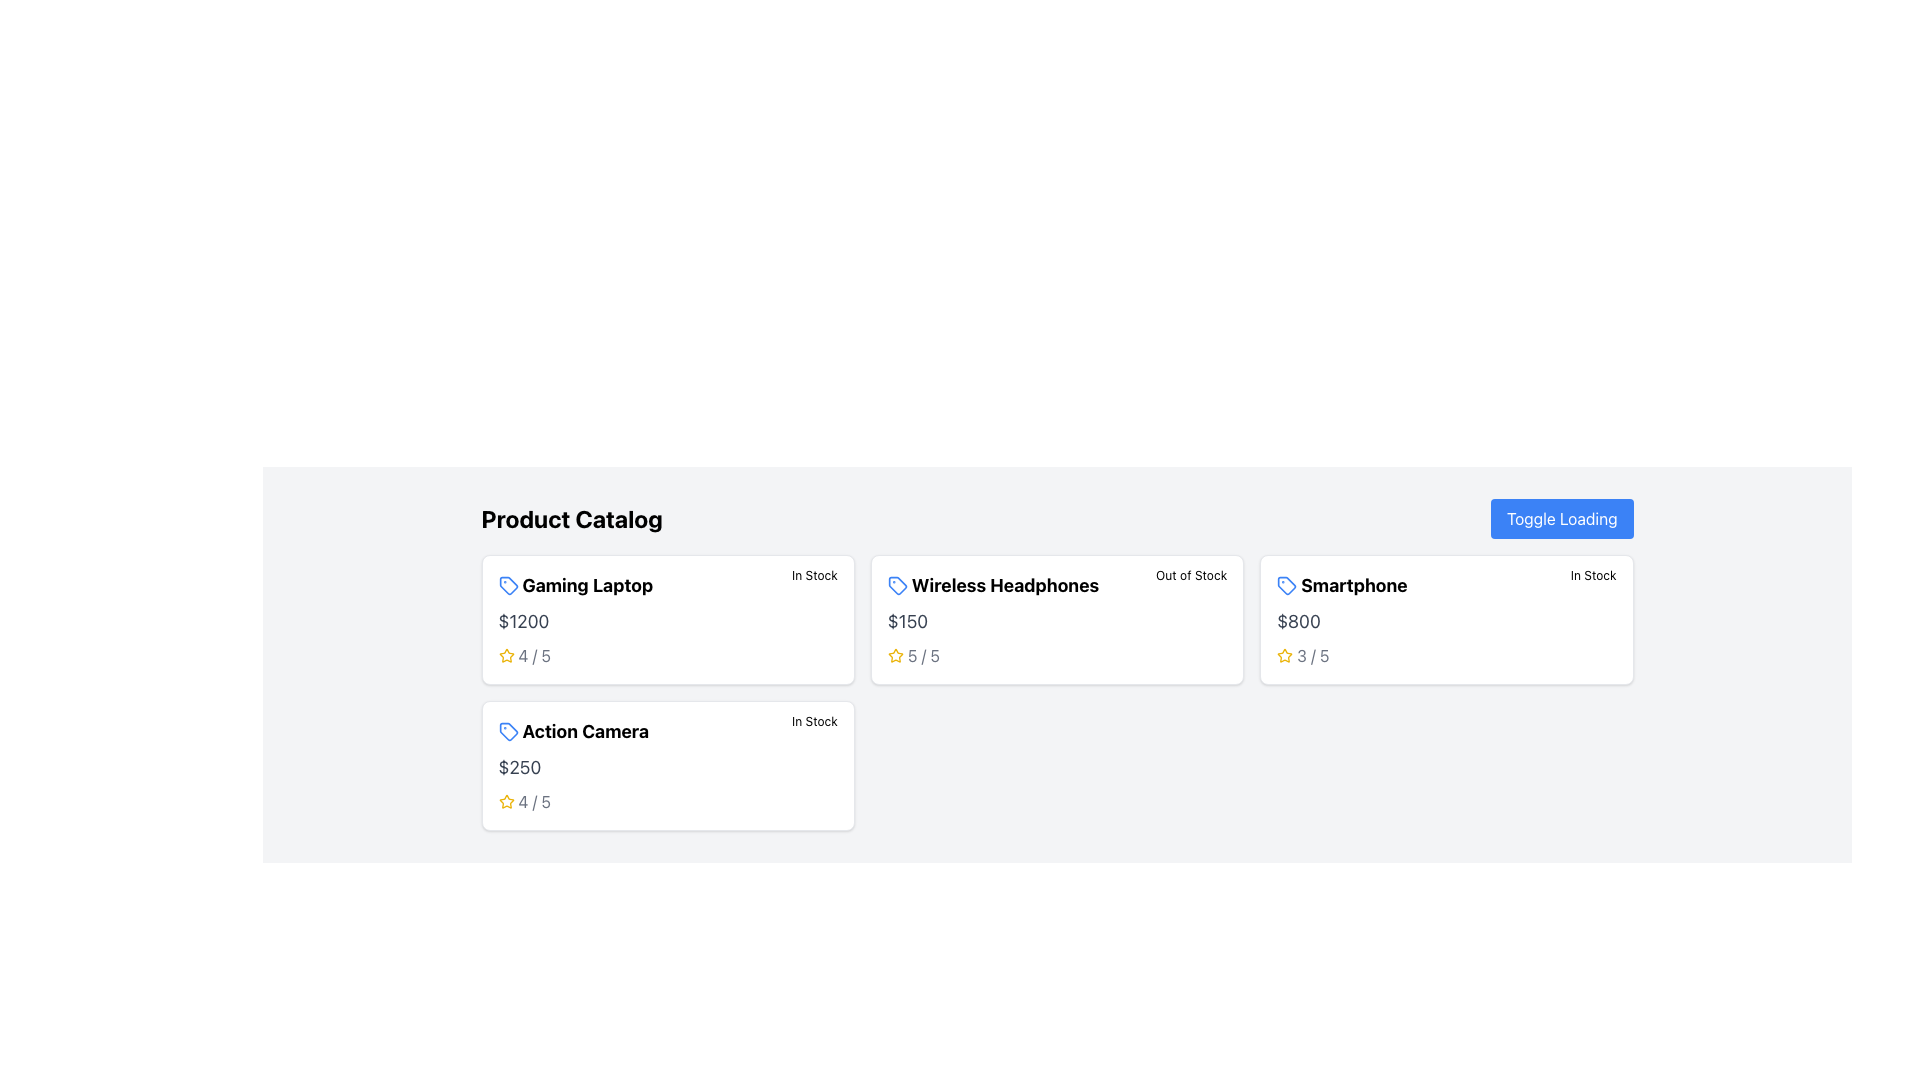  I want to click on the rating element displaying '5 / 5' next to a yellow star icon located beneath the price section '$150' in the 'Wireless Headphones' card, so click(912, 655).